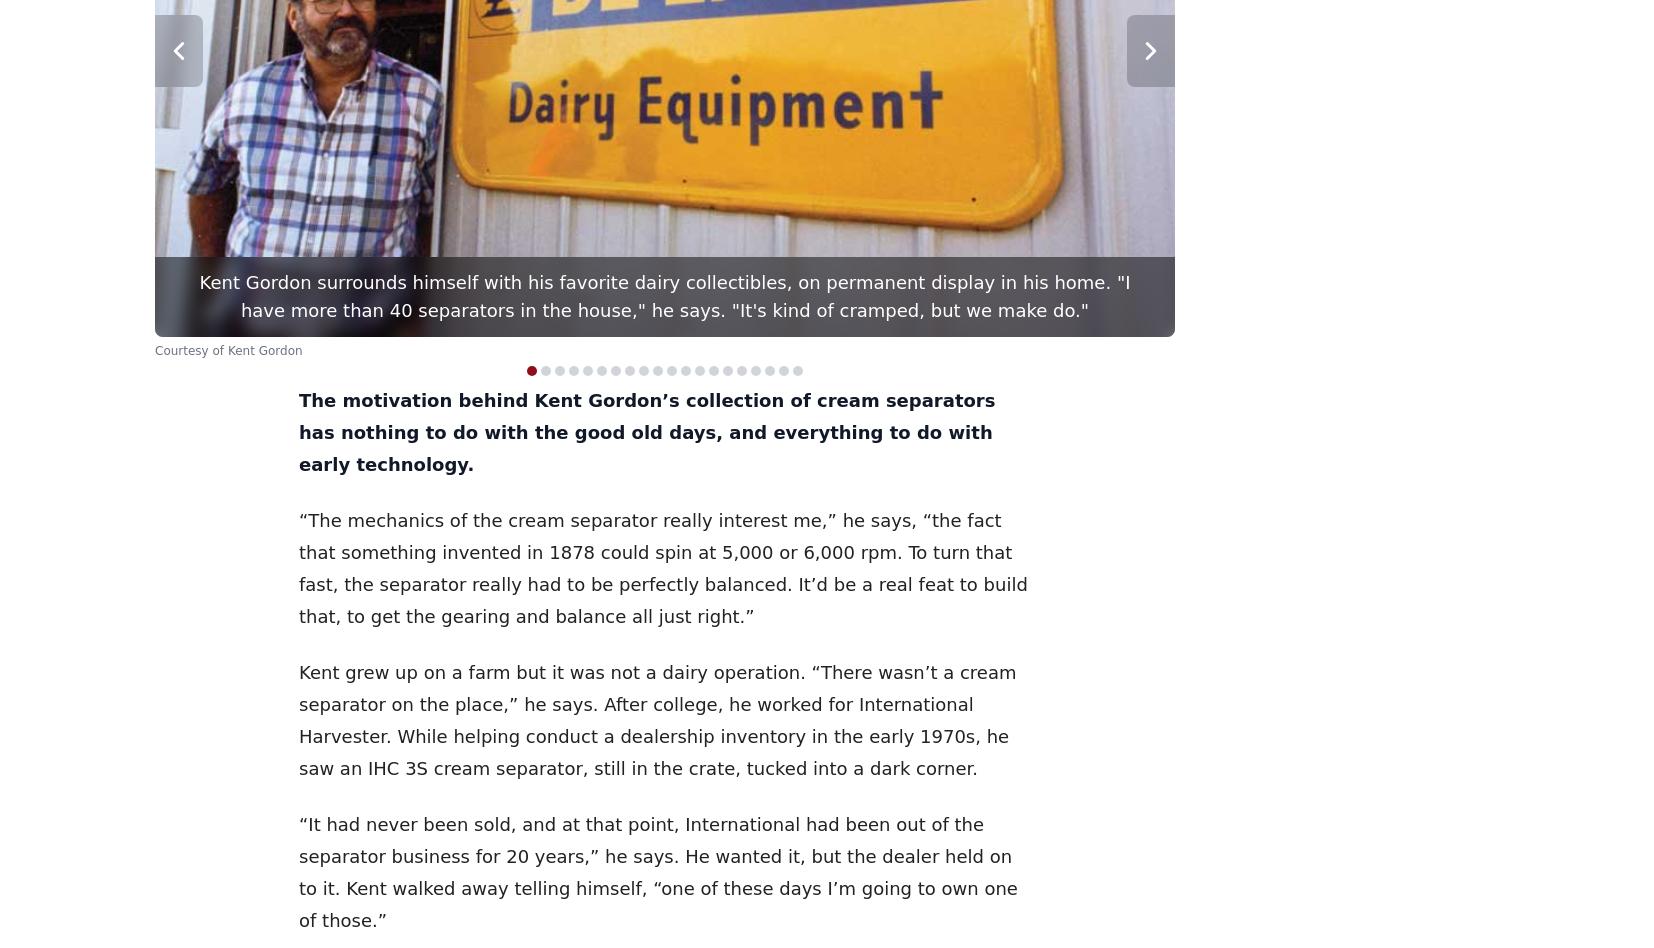 This screenshot has height=948, width=1654. Describe the element at coordinates (961, 326) in the screenshot. I see `'$27.99'` at that location.